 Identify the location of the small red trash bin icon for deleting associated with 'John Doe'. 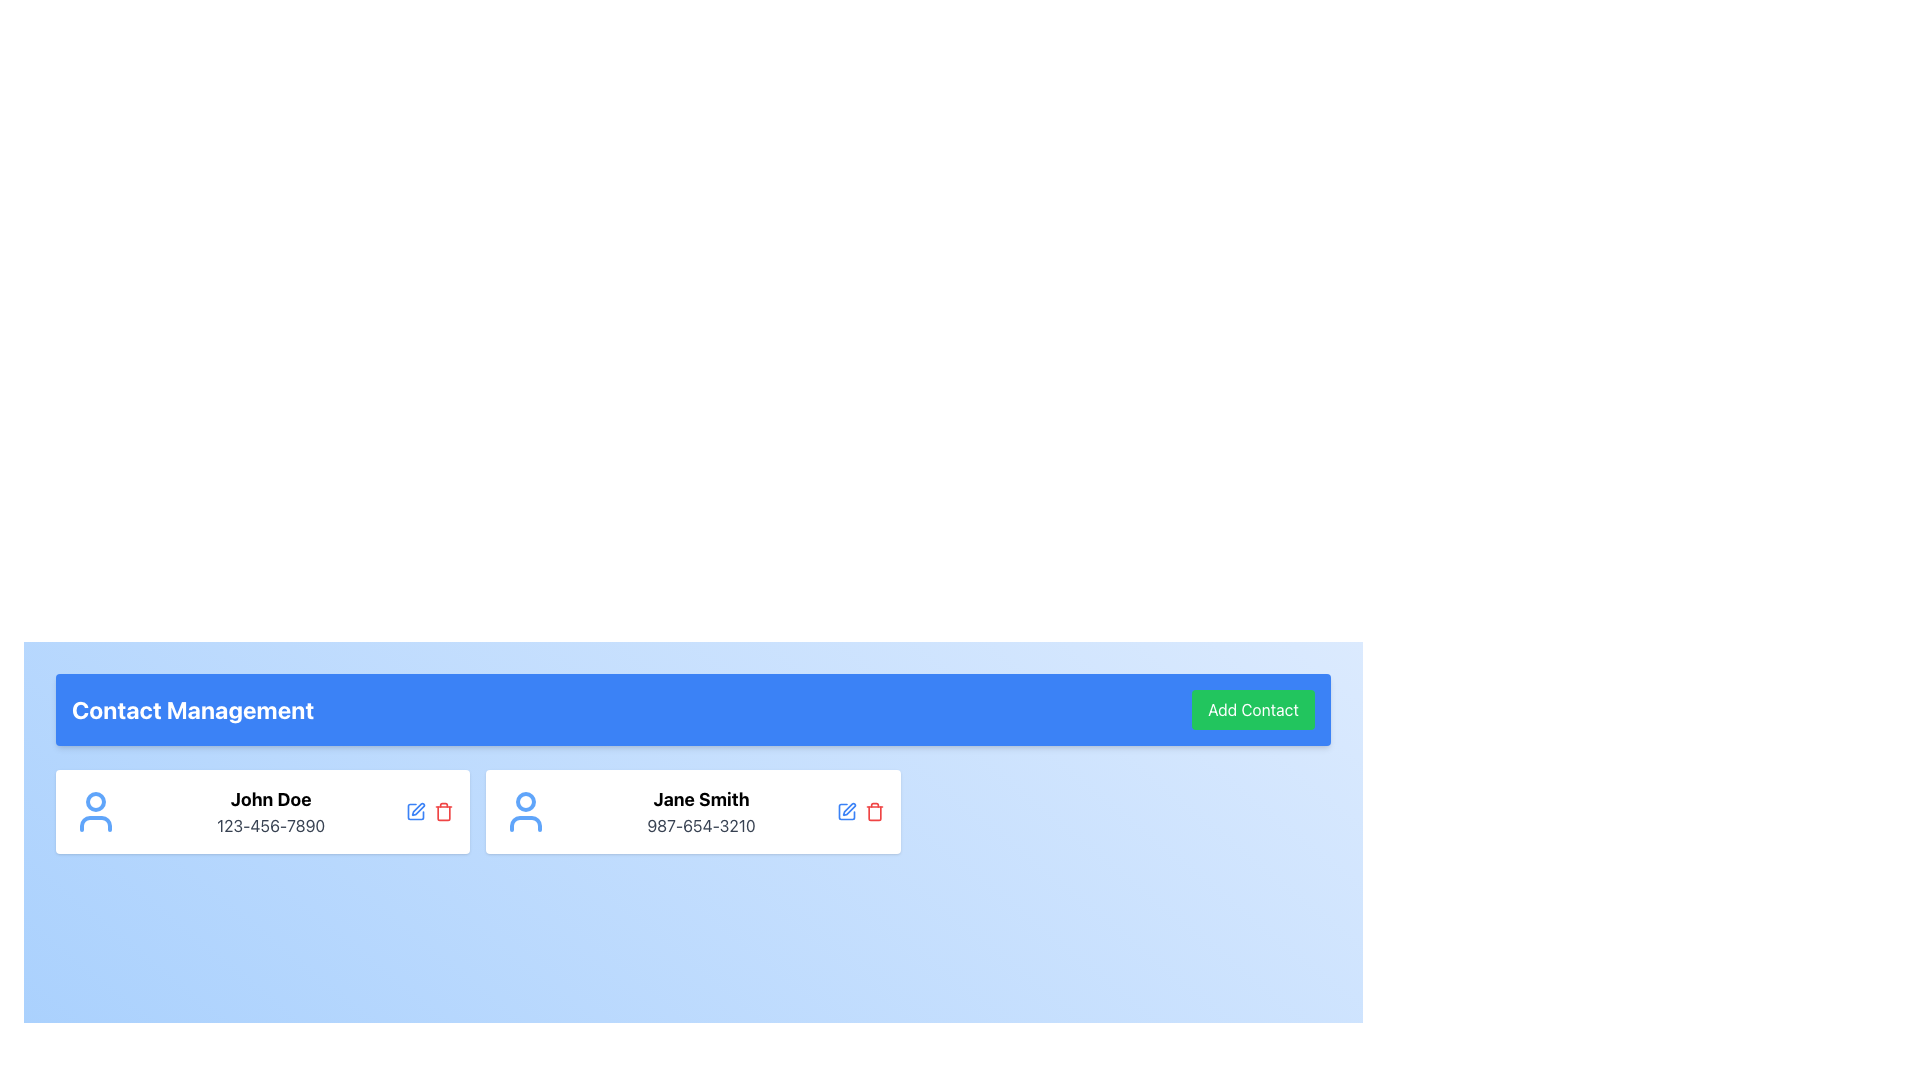
(443, 812).